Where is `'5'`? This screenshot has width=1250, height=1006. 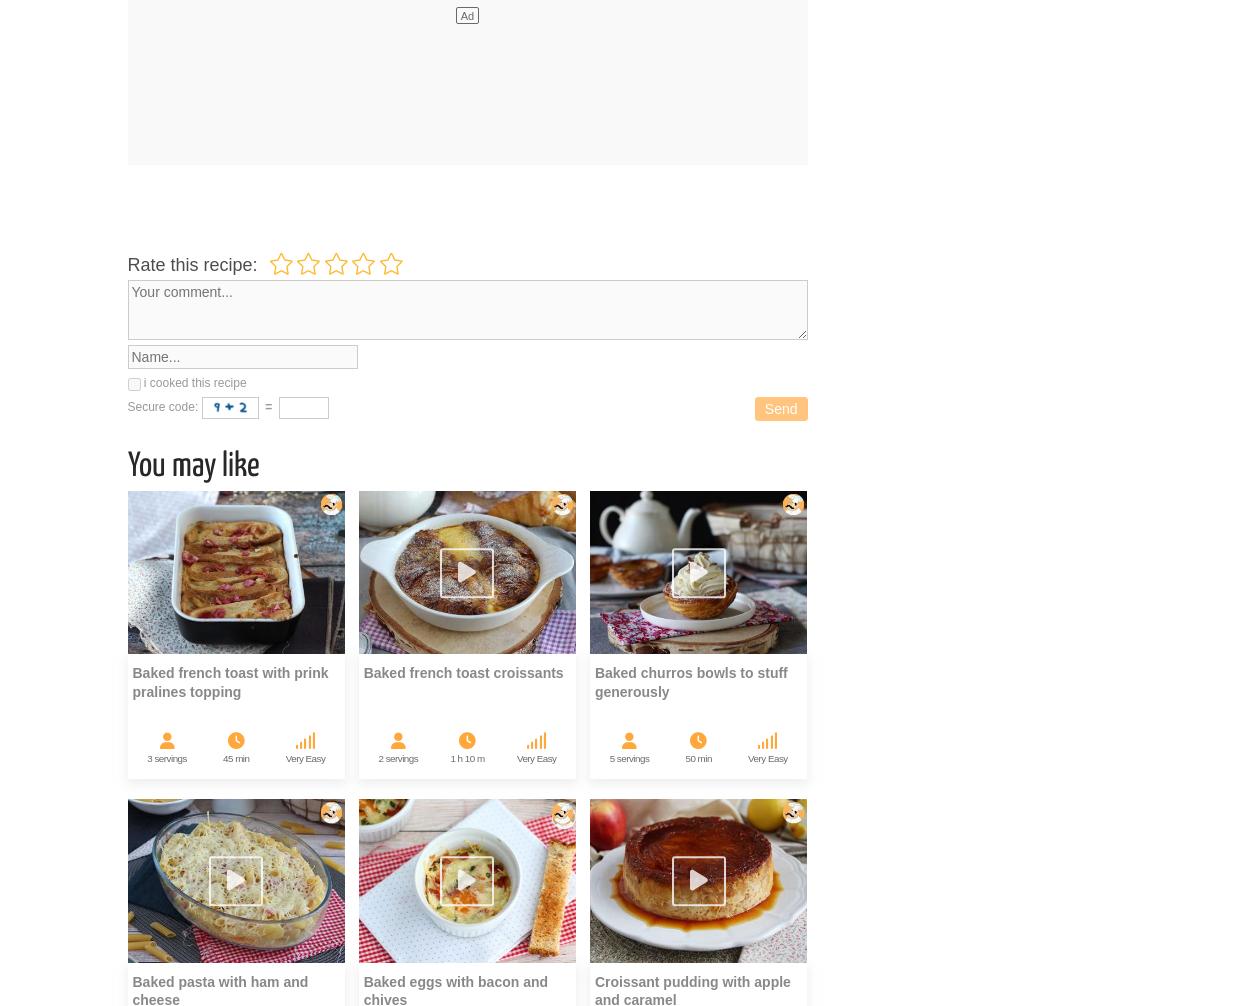 '5' is located at coordinates (610, 757).